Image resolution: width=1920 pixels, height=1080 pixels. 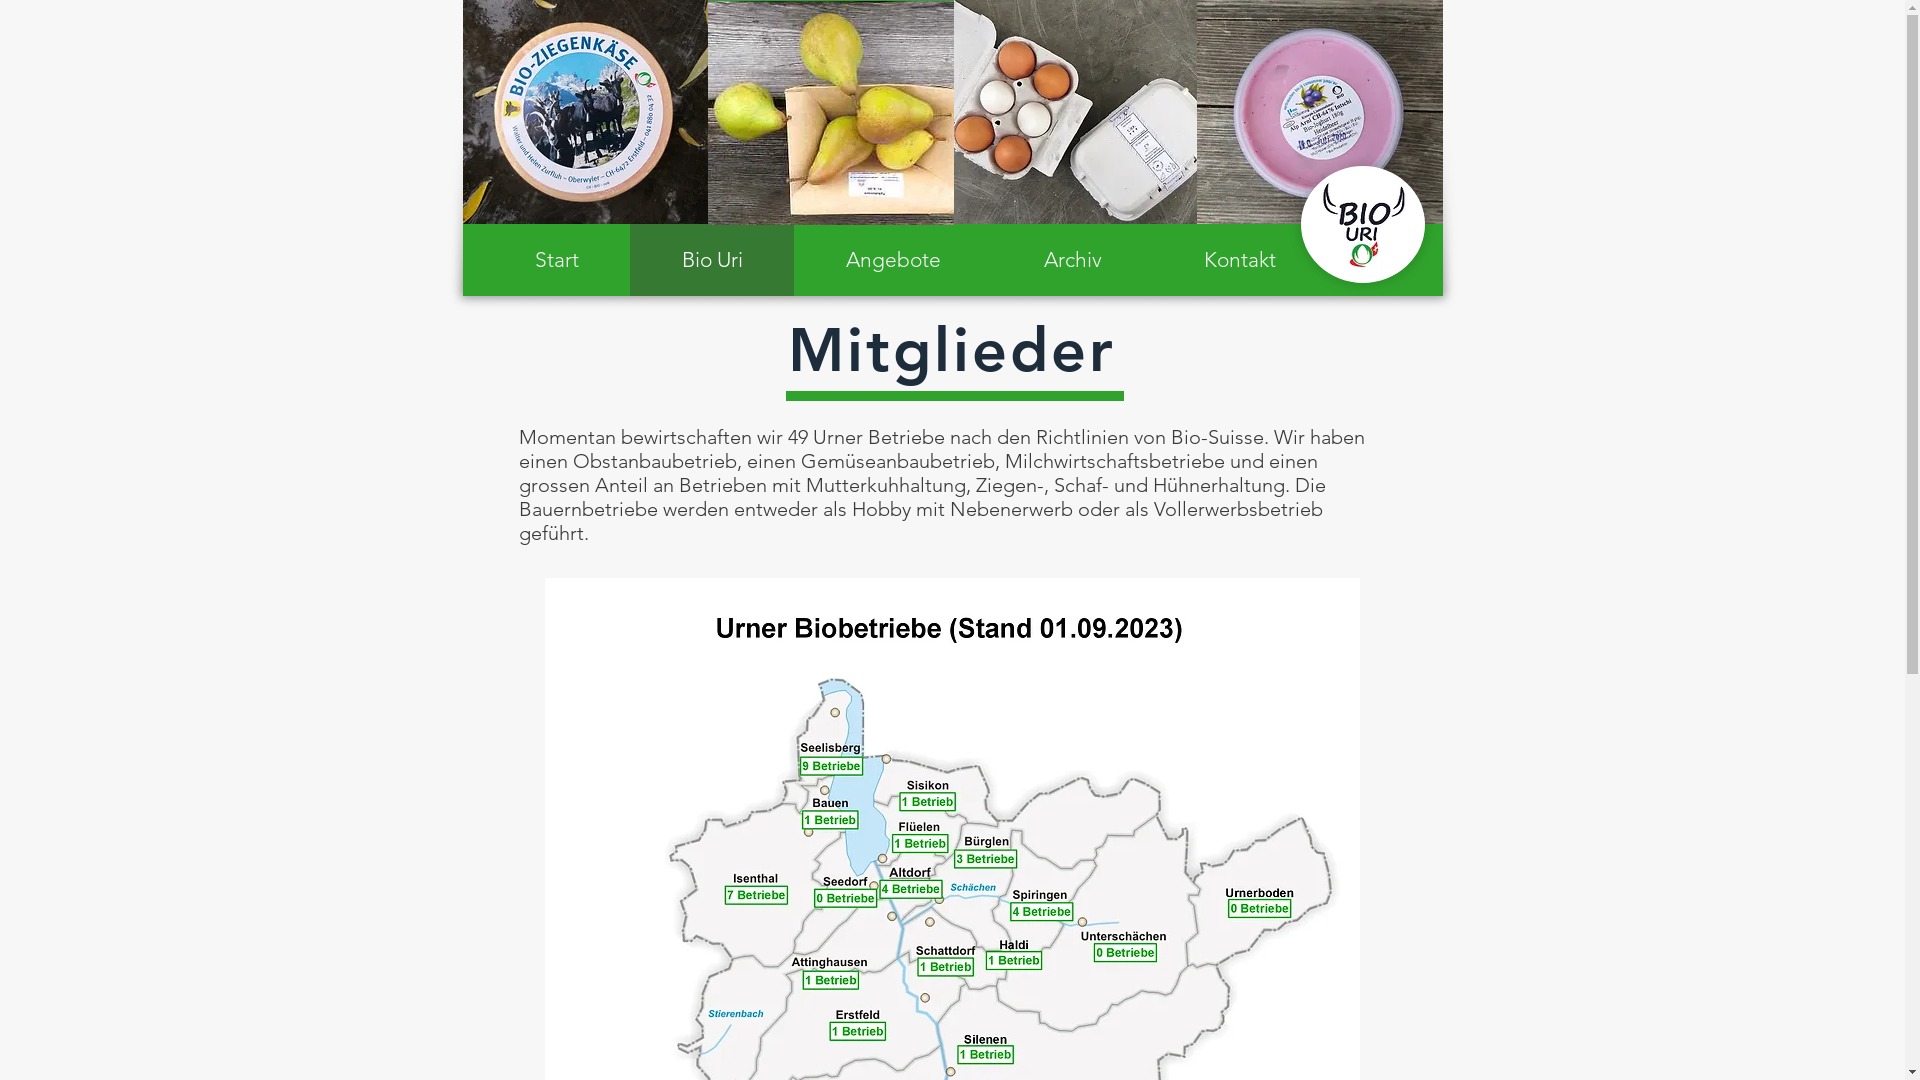 I want to click on 'Start', so click(x=556, y=258).